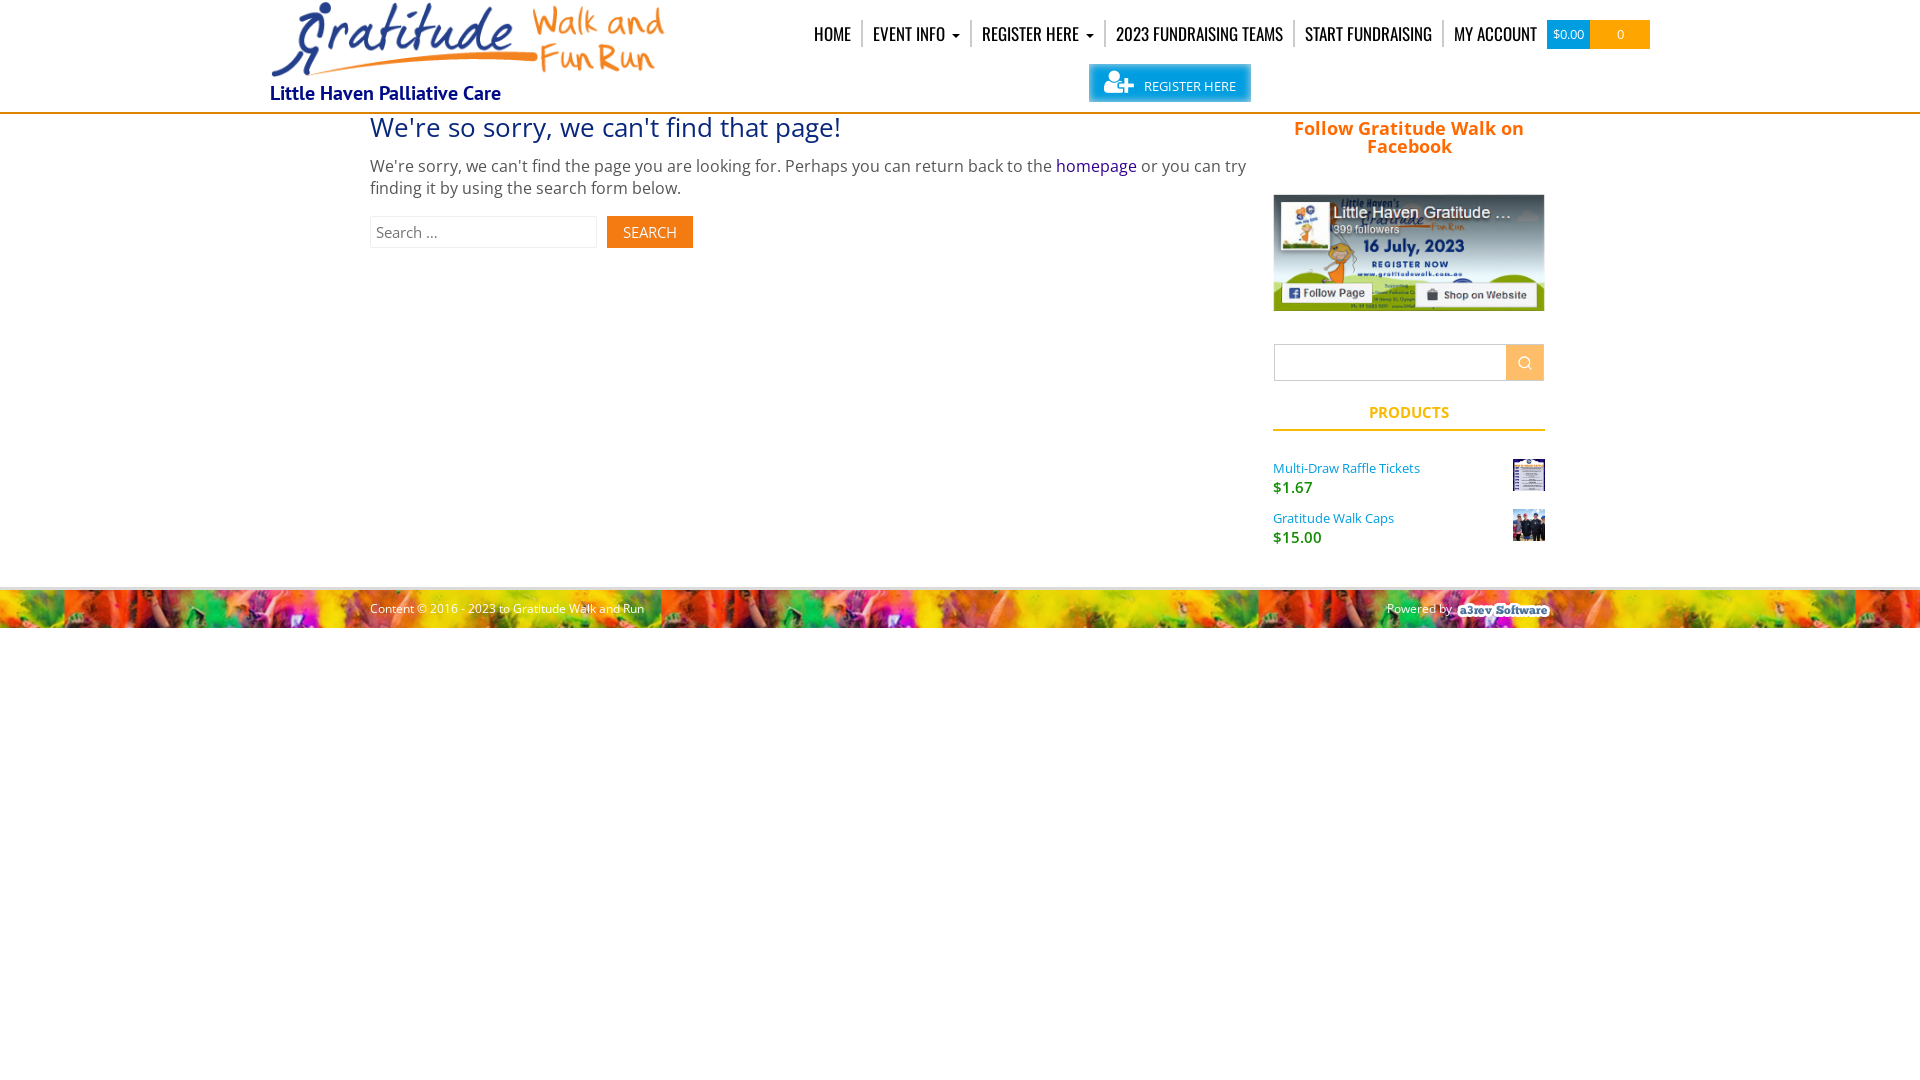 This screenshot has width=1920, height=1080. Describe the element at coordinates (1271, 518) in the screenshot. I see `'Gratitude Walk Caps'` at that location.